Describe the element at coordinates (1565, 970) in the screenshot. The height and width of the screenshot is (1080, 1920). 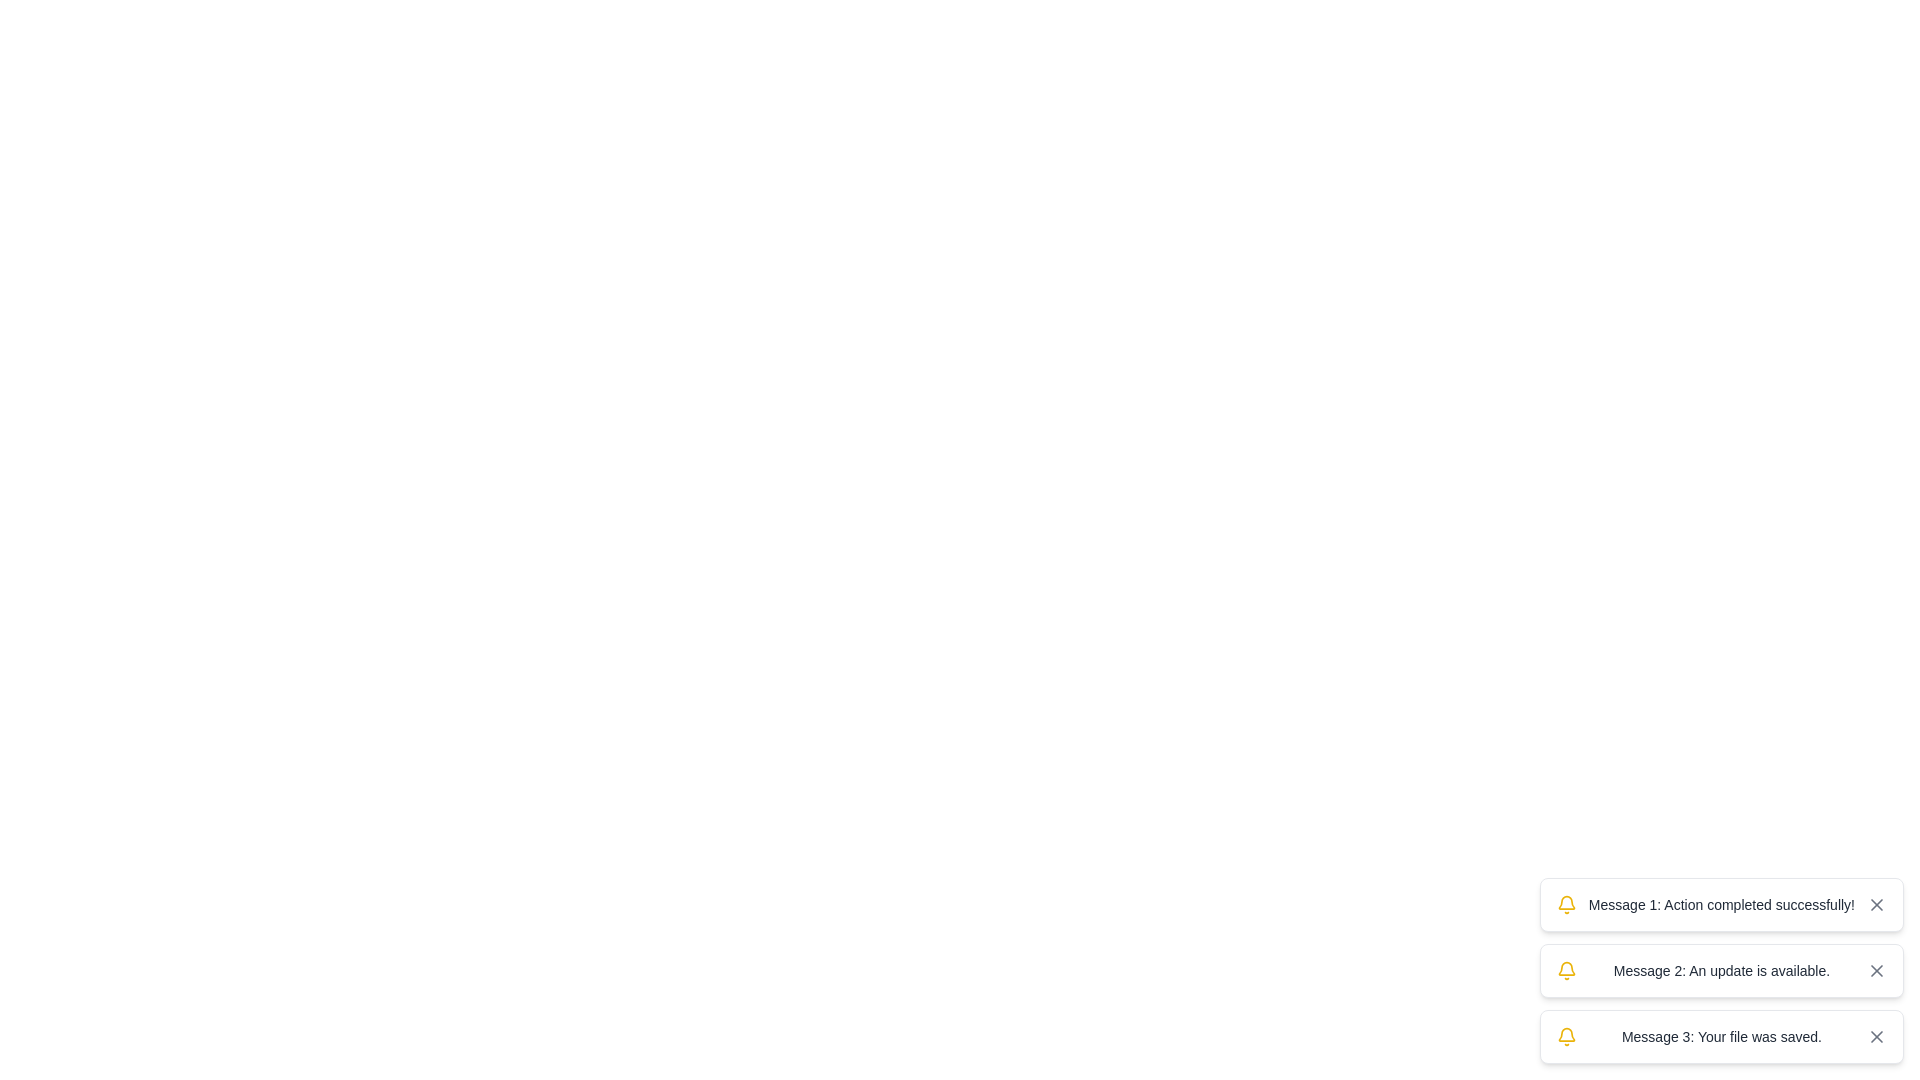
I see `the bell icon which identifies notifications in the second notification of a vertical list` at that location.